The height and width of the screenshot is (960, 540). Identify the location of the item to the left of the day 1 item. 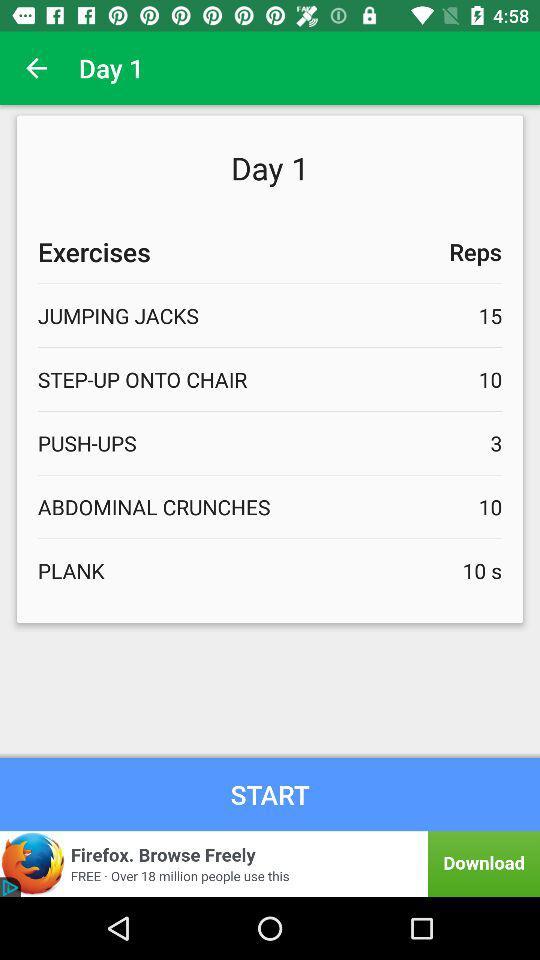
(36, 68).